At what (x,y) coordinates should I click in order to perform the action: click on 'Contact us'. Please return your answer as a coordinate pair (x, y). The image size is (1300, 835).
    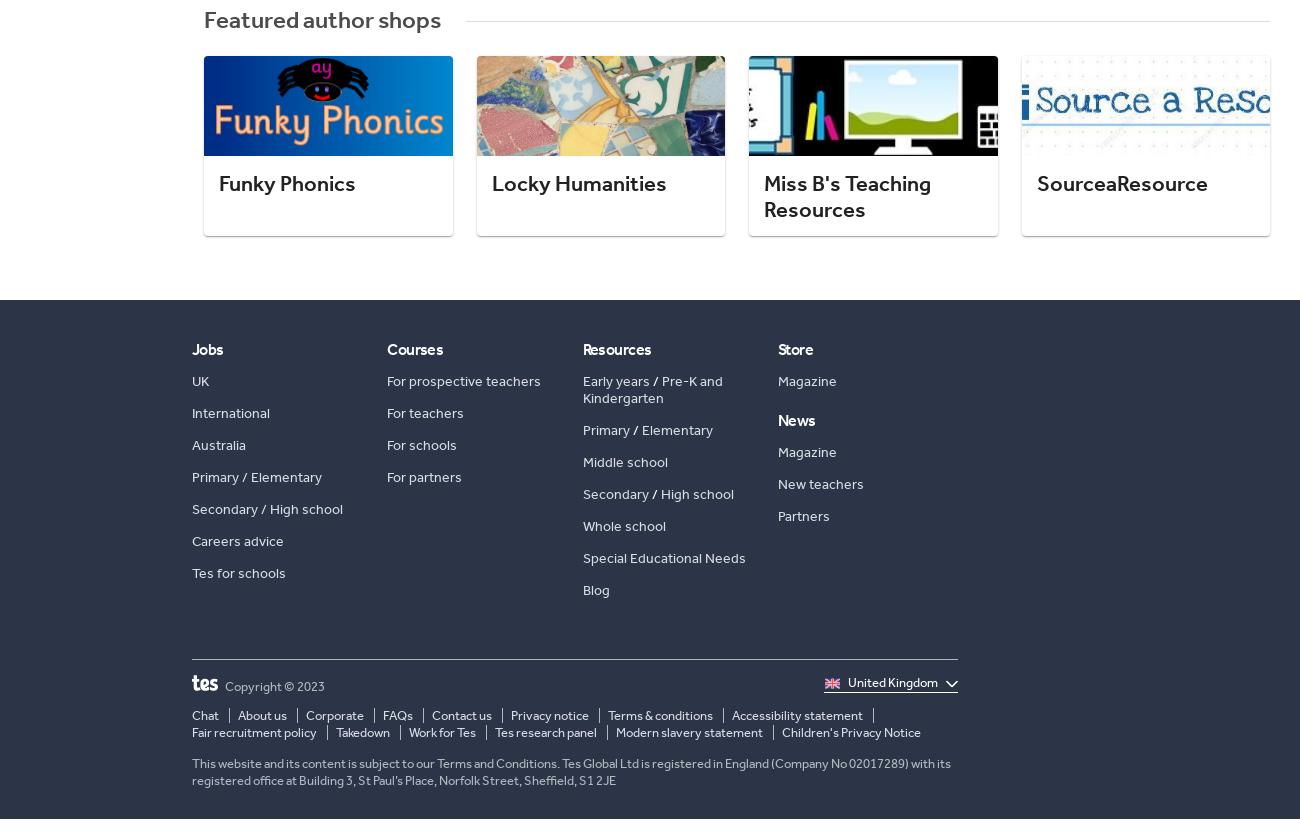
    Looking at the image, I should click on (461, 715).